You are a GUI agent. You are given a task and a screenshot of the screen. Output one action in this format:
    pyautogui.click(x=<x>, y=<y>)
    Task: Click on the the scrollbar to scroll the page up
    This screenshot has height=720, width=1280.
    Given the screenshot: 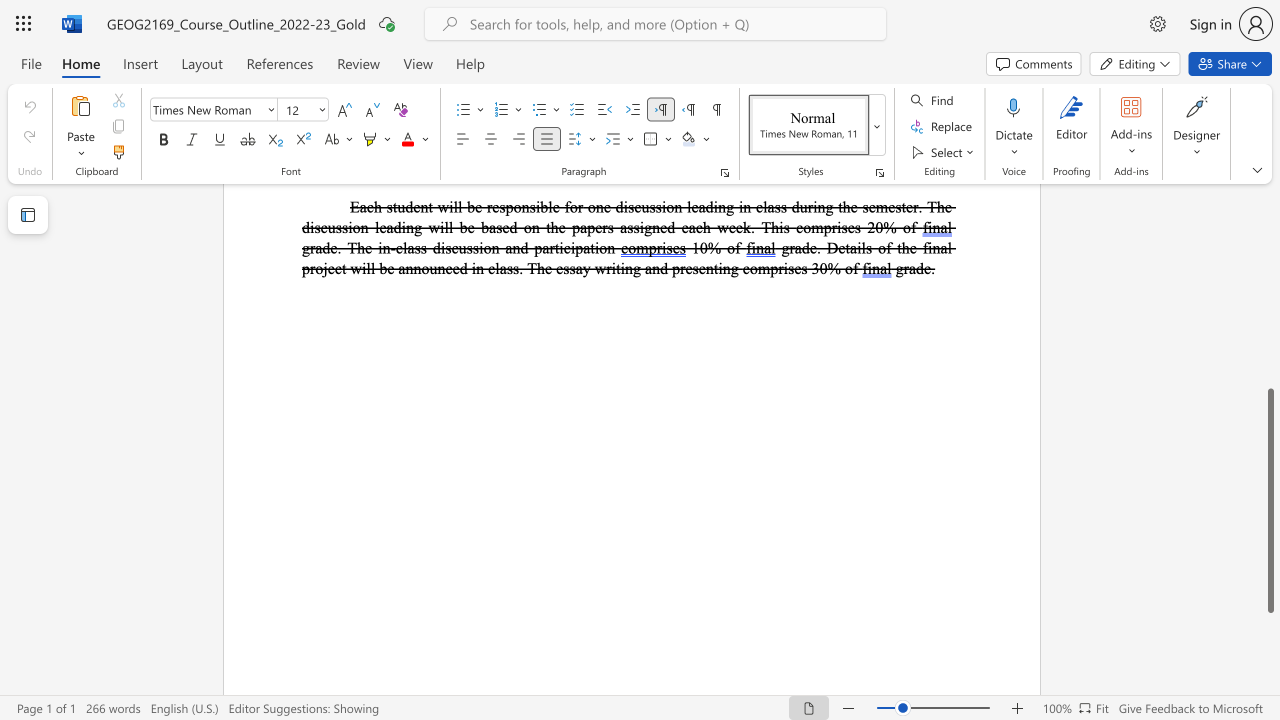 What is the action you would take?
    pyautogui.click(x=1269, y=370)
    